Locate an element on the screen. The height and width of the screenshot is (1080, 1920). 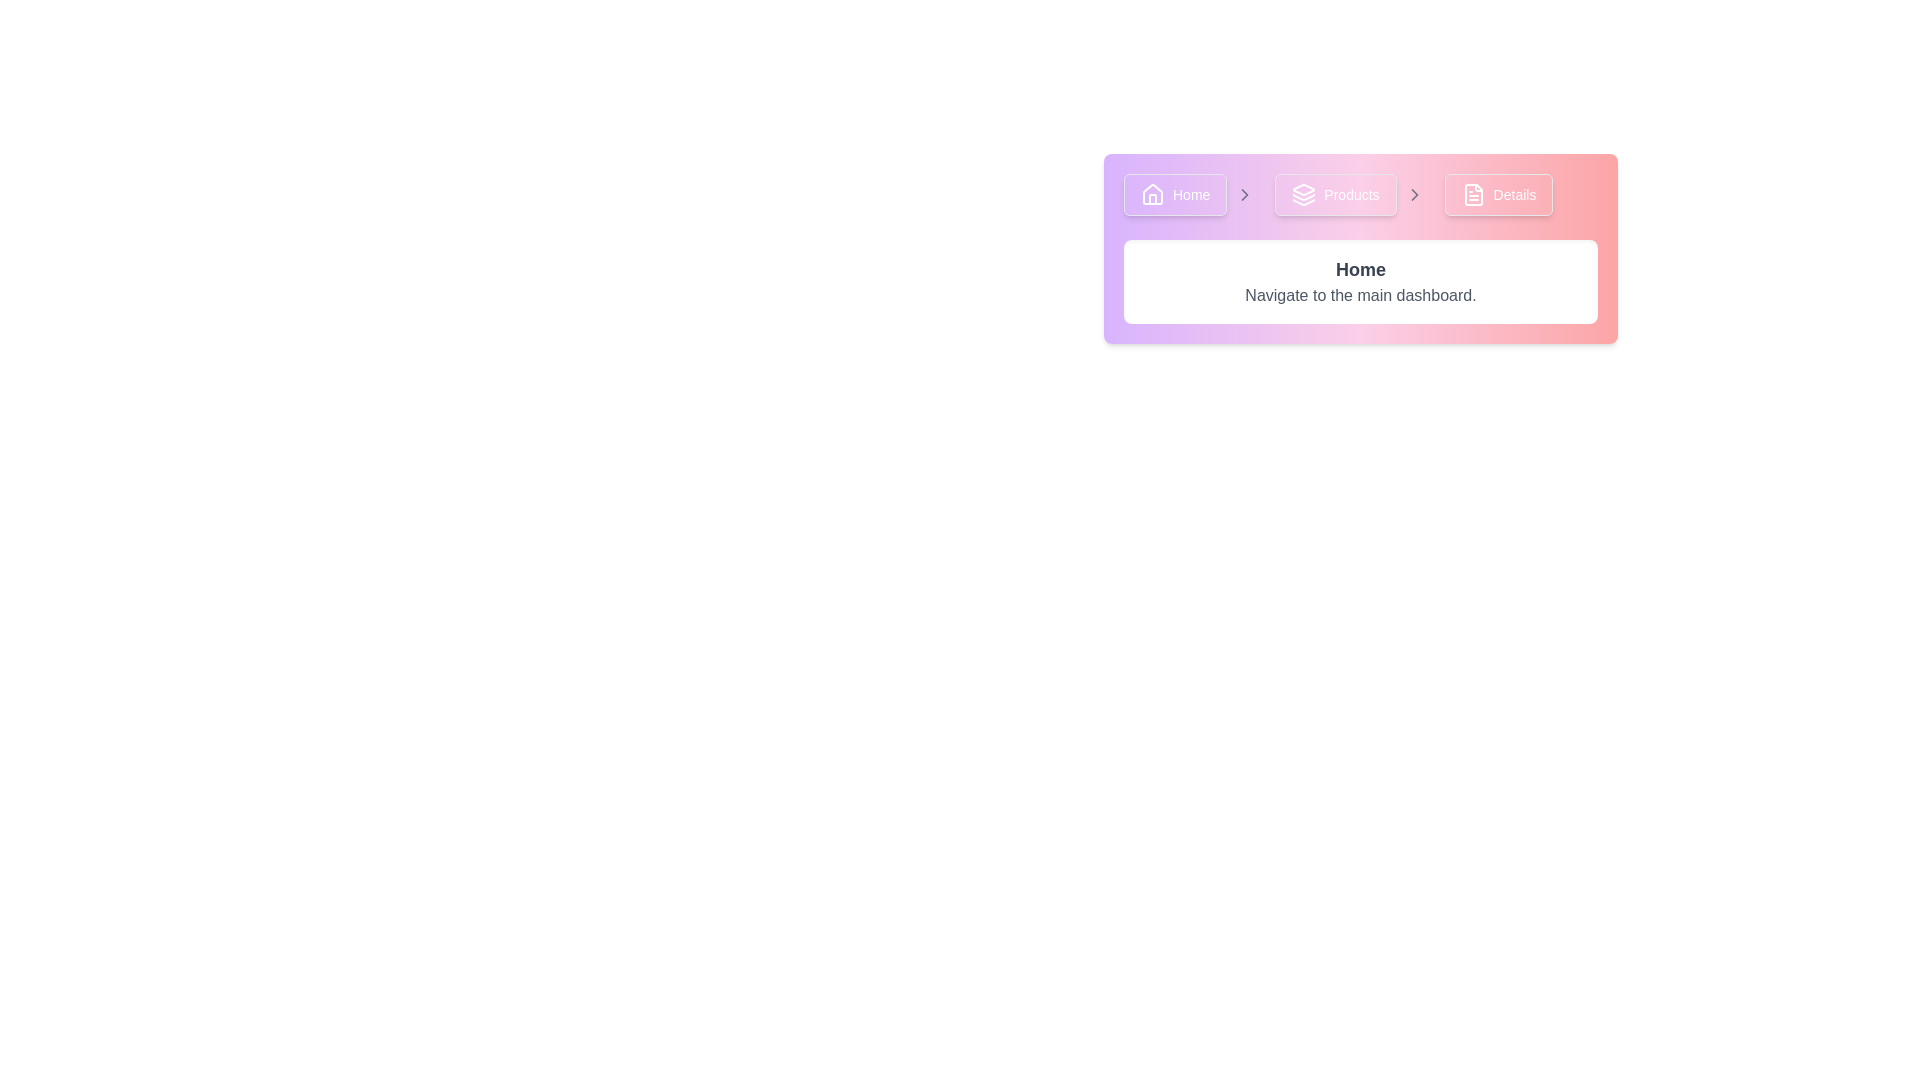
the triangular SVG graphic icon within the 'Products' breadcrumb navigation button is located at coordinates (1304, 189).